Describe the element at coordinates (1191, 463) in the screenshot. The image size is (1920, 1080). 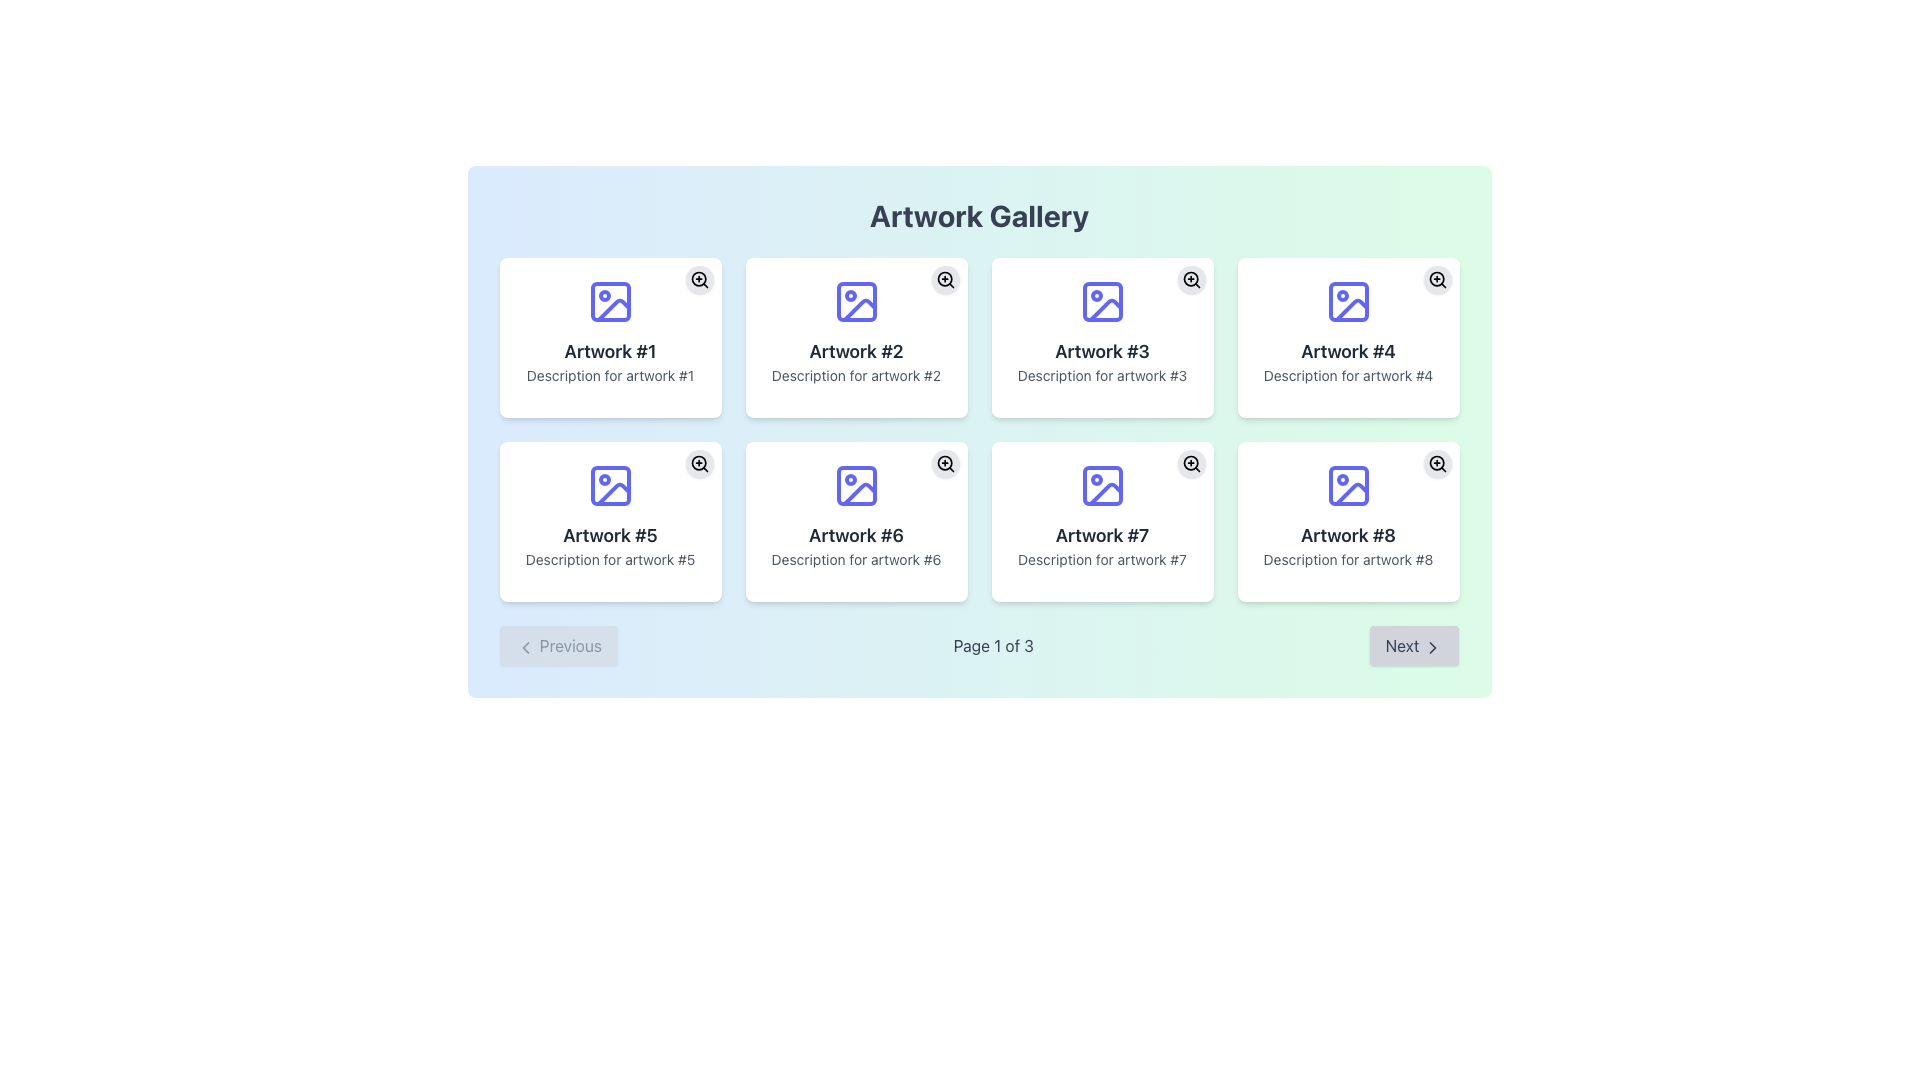
I see `the magnifying glass icon with a '+' symbol inside located in the top-right corner of the 'Artwork #7' card` at that location.